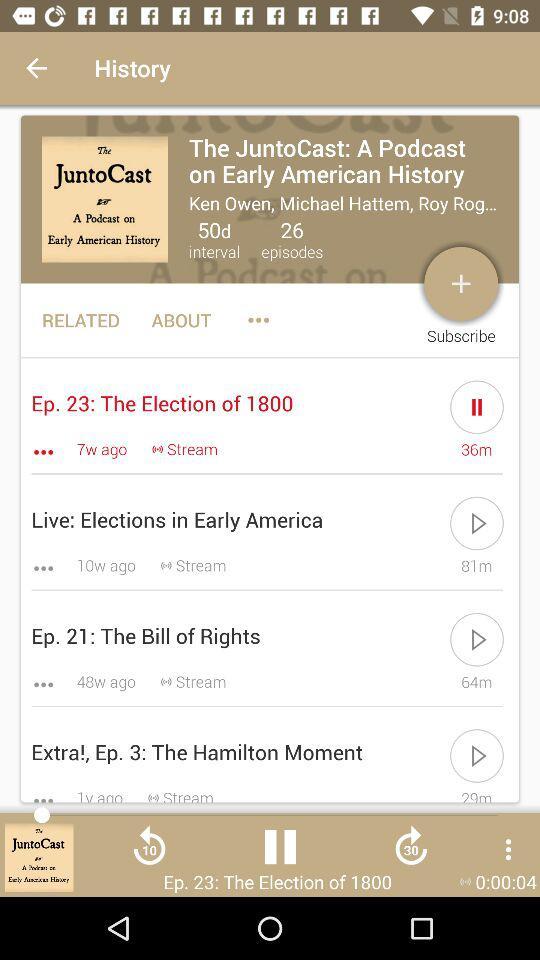  What do you see at coordinates (508, 848) in the screenshot?
I see `the more icon` at bounding box center [508, 848].